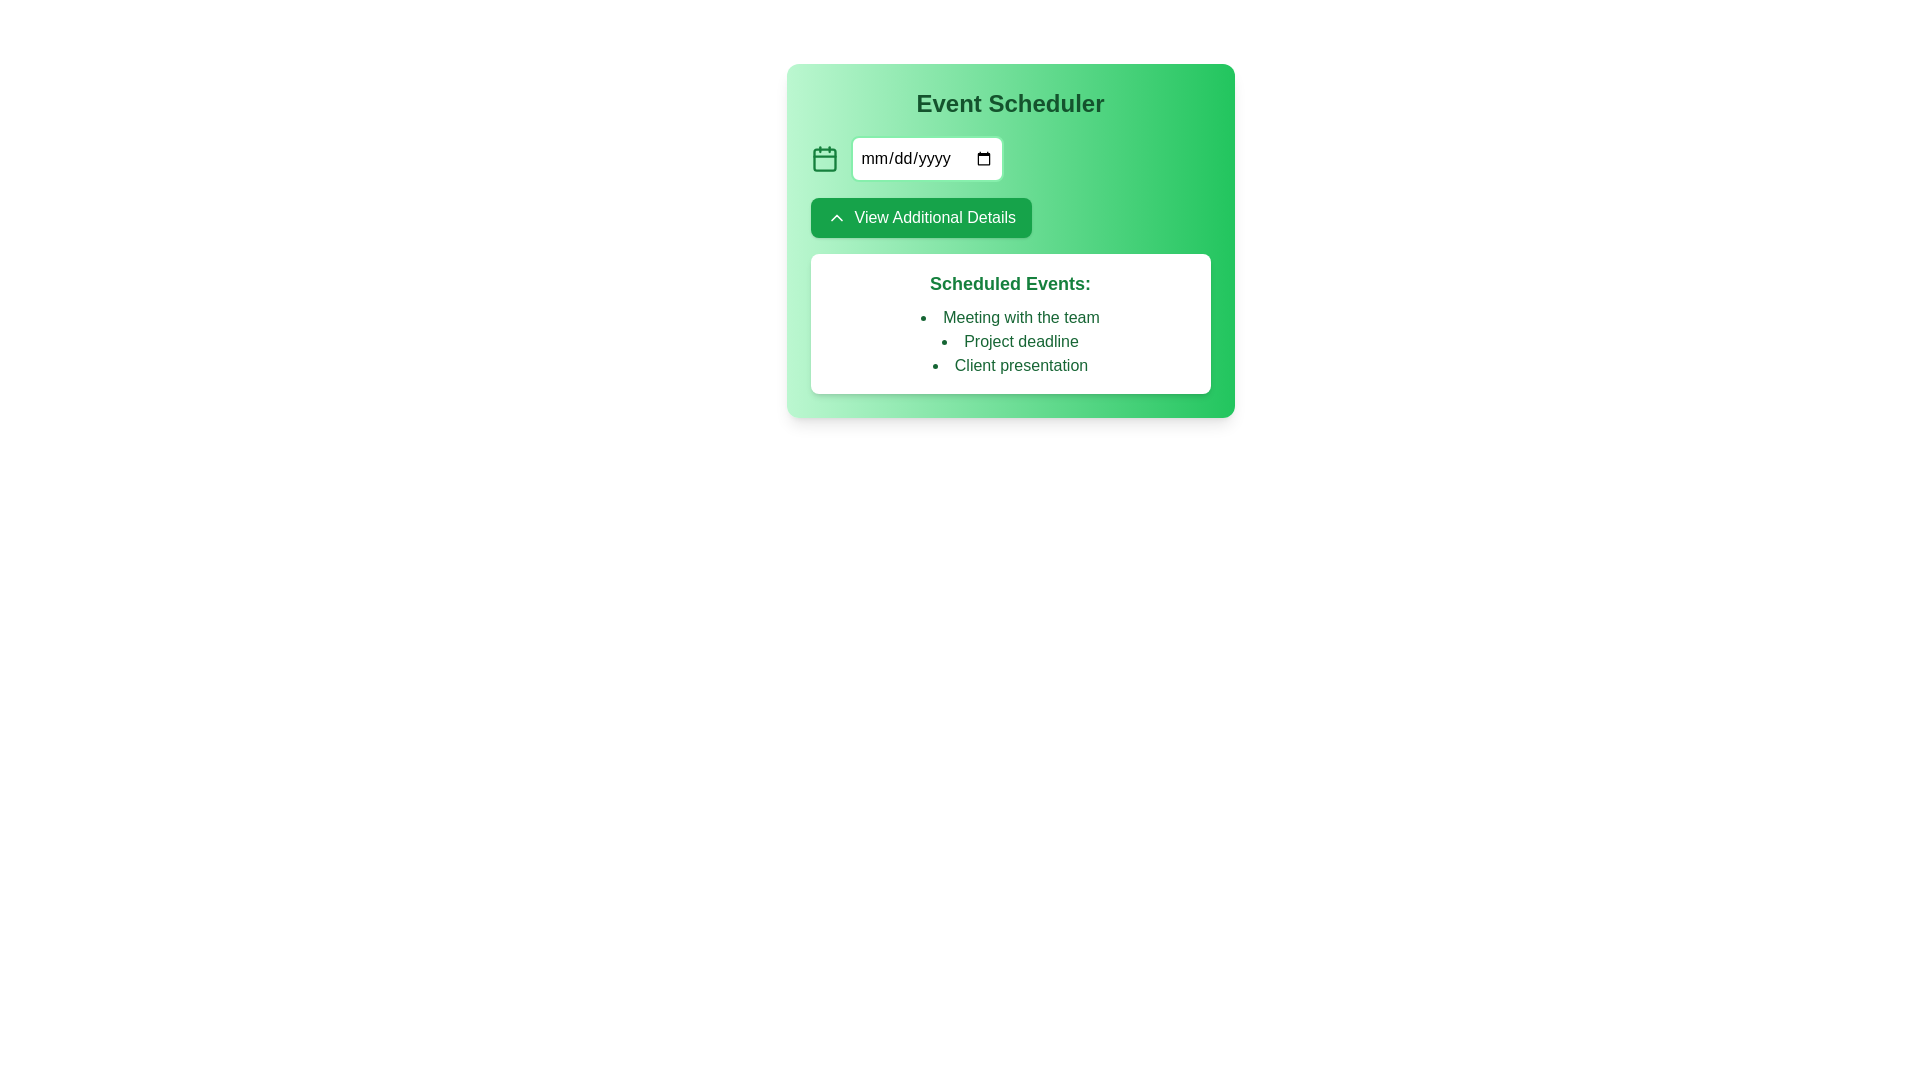 The image size is (1920, 1080). I want to click on the 'Event Scheduler' text label, which is a bold title displayed in a large font size on a green gradient background at the top of the scheduling interface, so click(1010, 104).